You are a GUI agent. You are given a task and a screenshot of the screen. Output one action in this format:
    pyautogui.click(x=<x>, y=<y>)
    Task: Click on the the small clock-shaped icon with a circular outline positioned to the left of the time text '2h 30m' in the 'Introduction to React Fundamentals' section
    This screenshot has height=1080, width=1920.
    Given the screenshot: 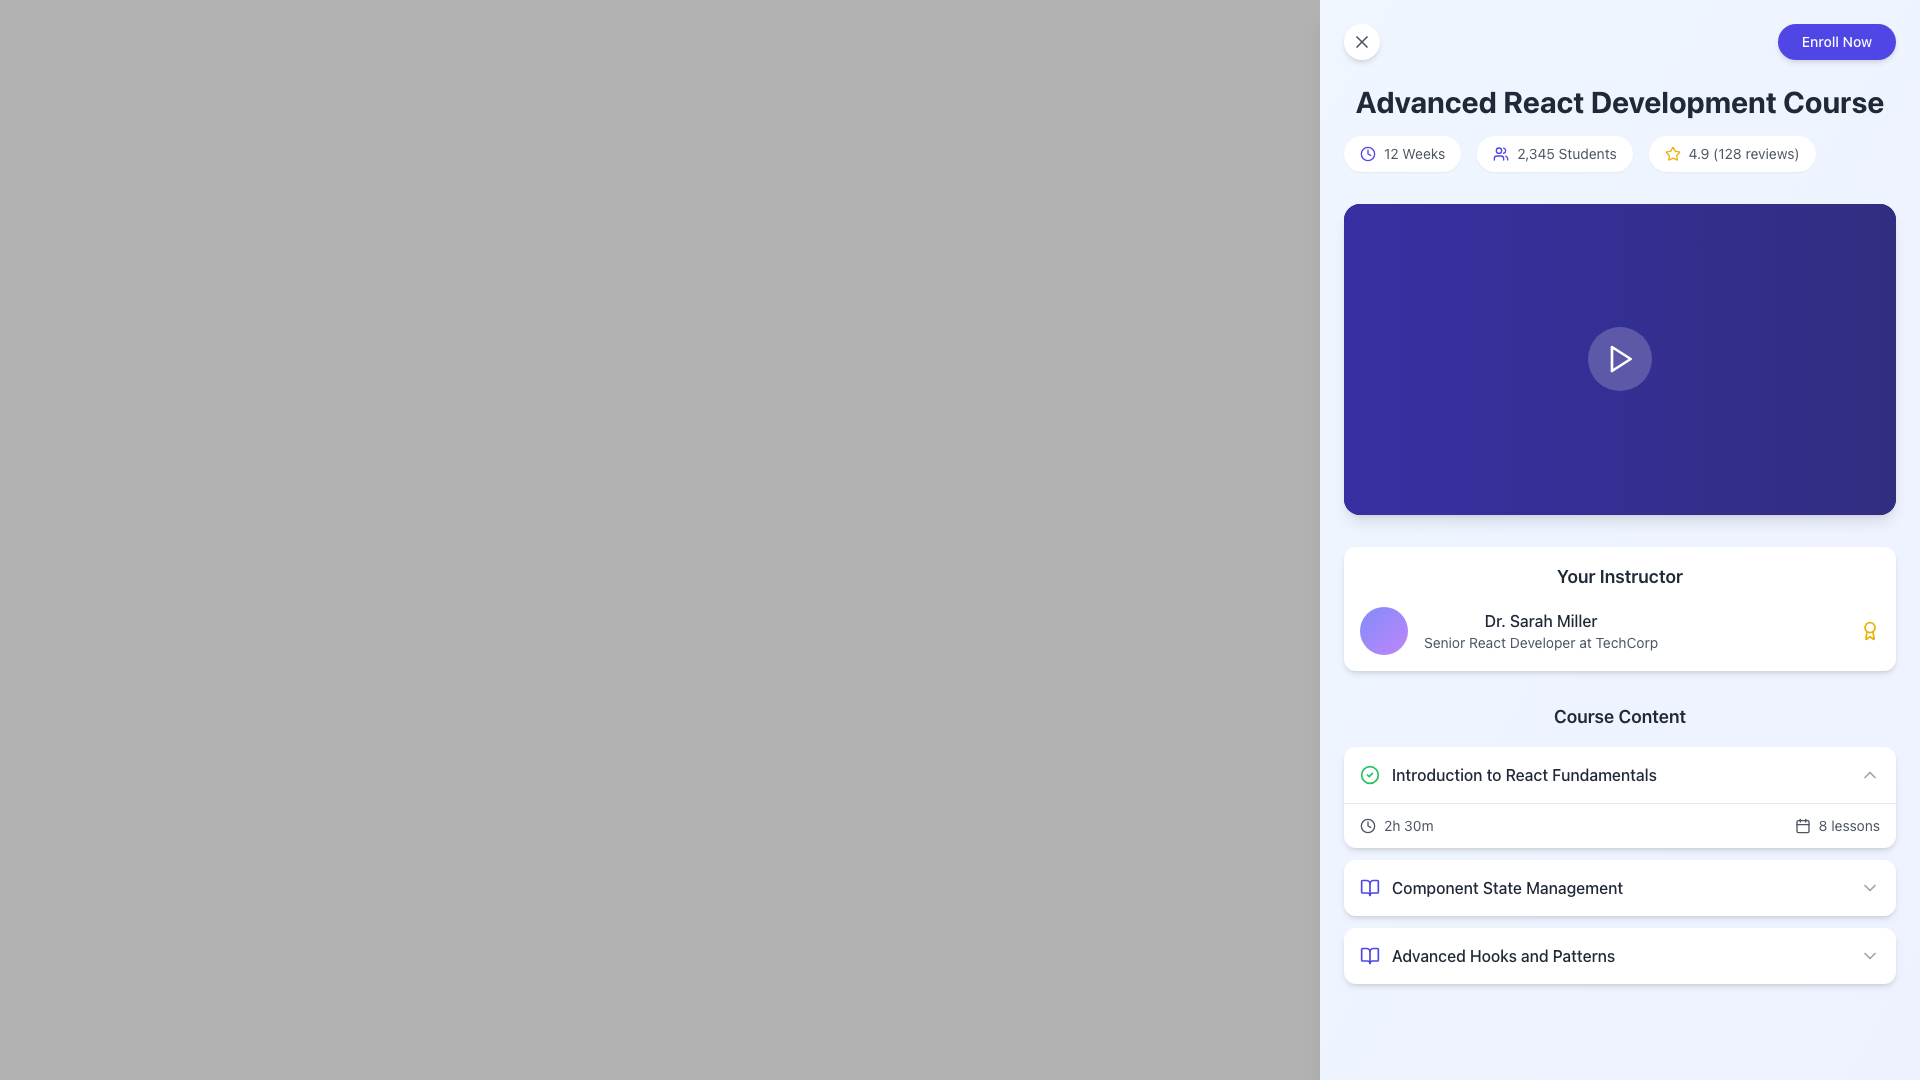 What is the action you would take?
    pyautogui.click(x=1367, y=825)
    